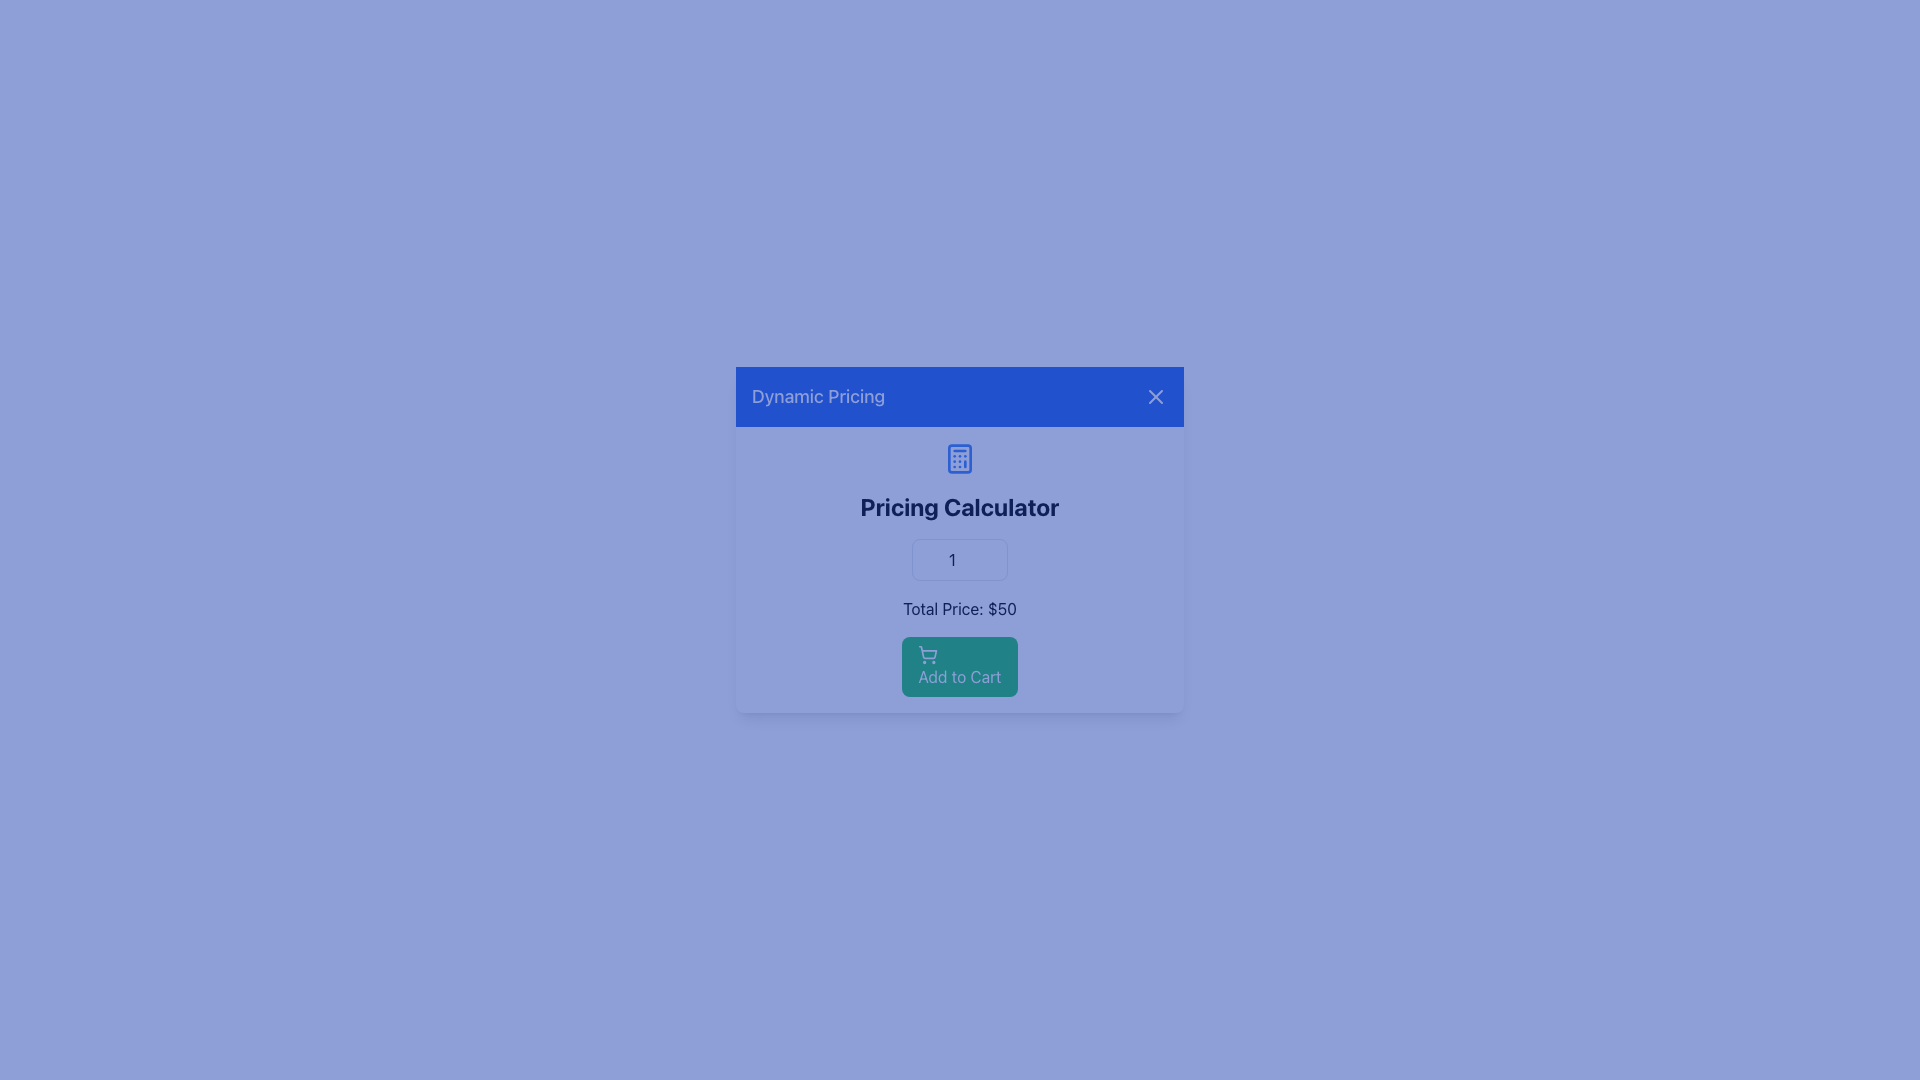 The height and width of the screenshot is (1080, 1920). What do you see at coordinates (960, 559) in the screenshot?
I see `the numeric input field with a white background, rounded corners, and centered number '1' located under the title 'Pricing Calculator'` at bounding box center [960, 559].